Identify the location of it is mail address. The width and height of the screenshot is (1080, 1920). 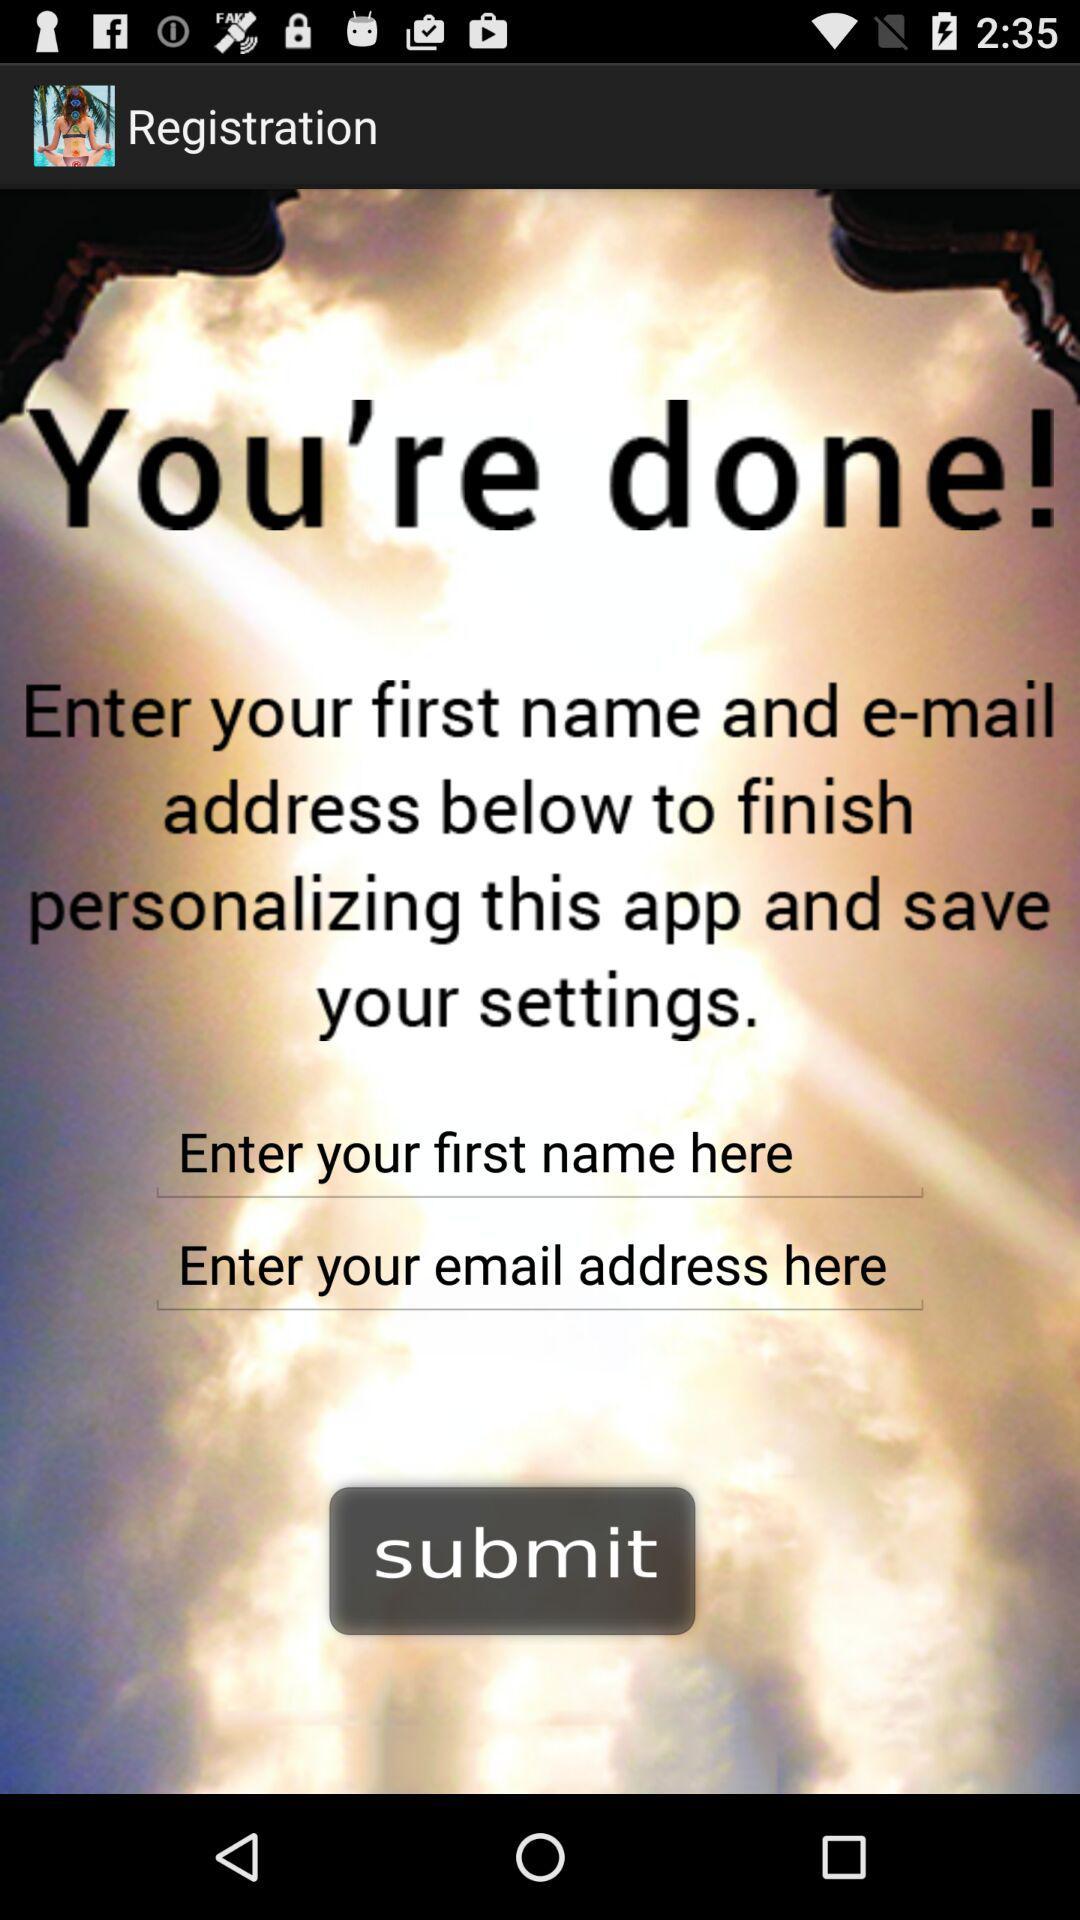
(540, 1263).